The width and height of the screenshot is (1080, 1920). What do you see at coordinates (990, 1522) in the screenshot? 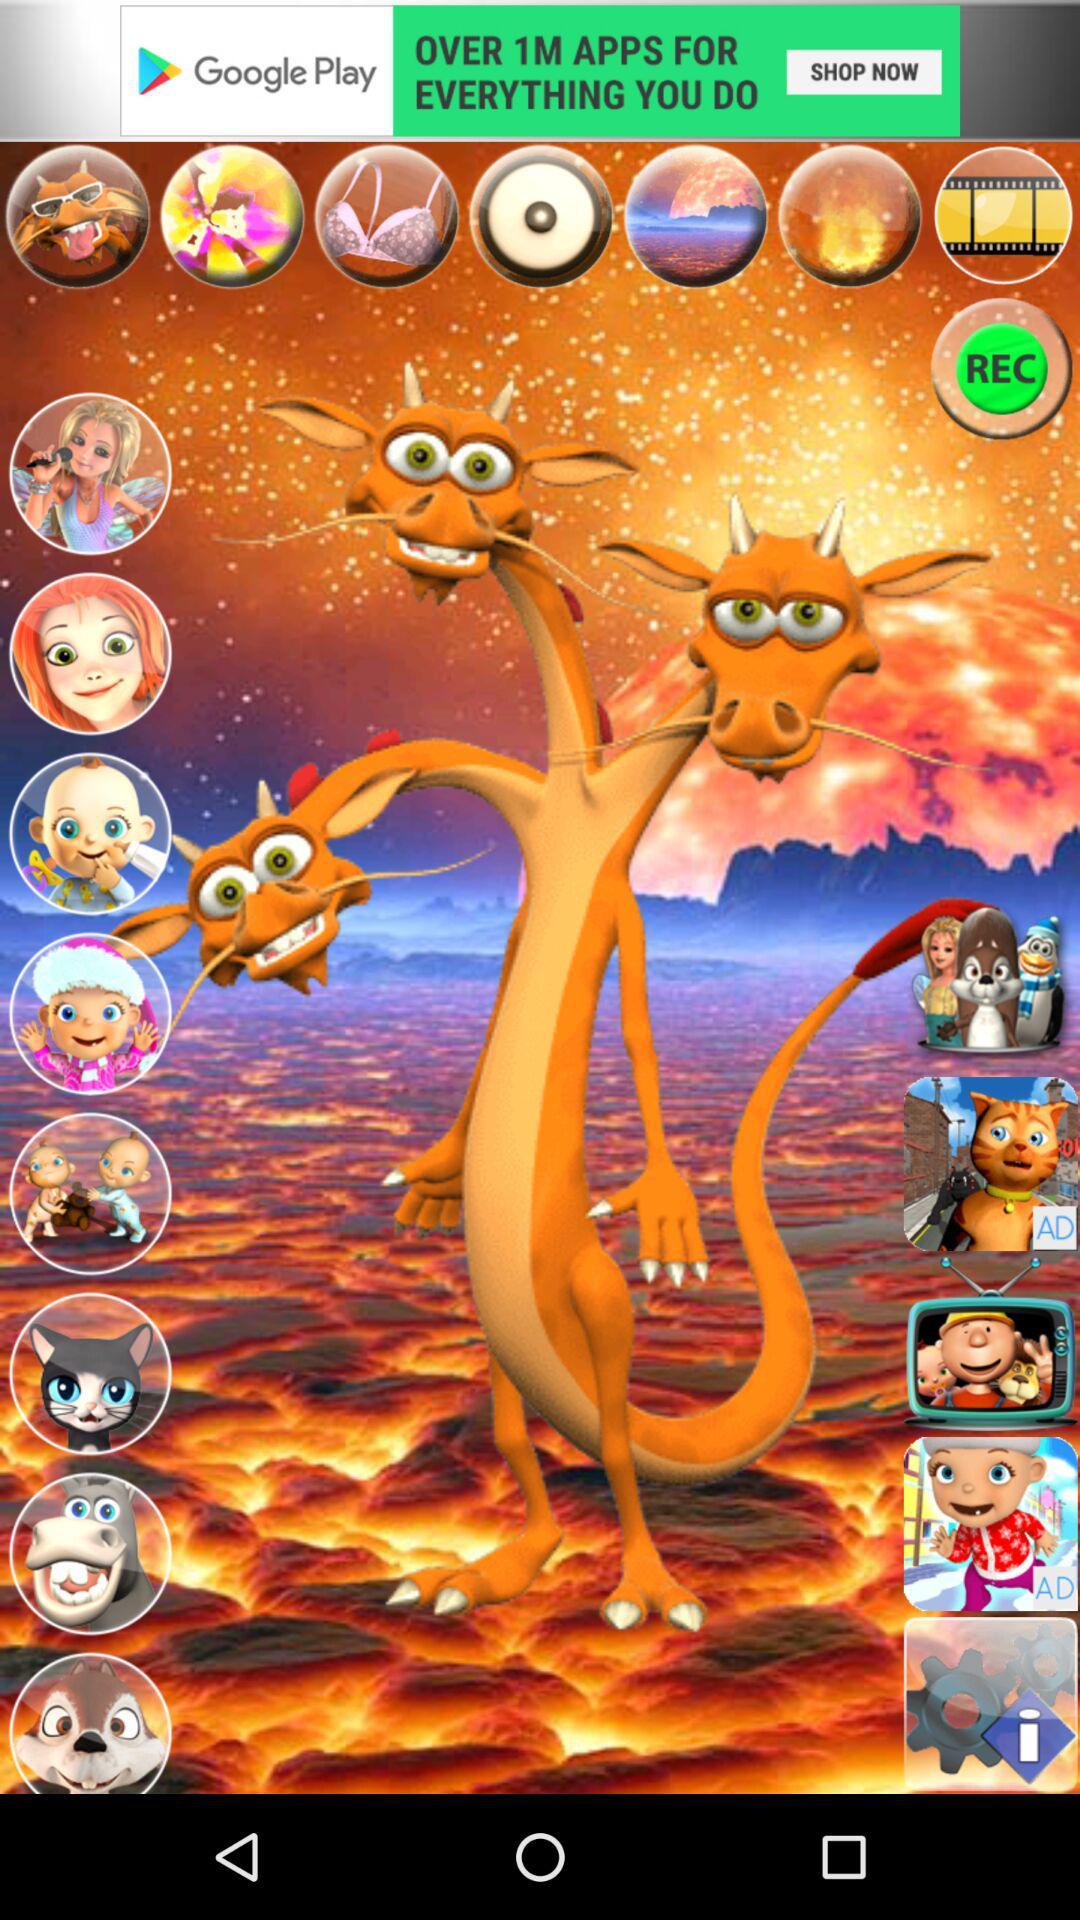
I see `game` at bounding box center [990, 1522].